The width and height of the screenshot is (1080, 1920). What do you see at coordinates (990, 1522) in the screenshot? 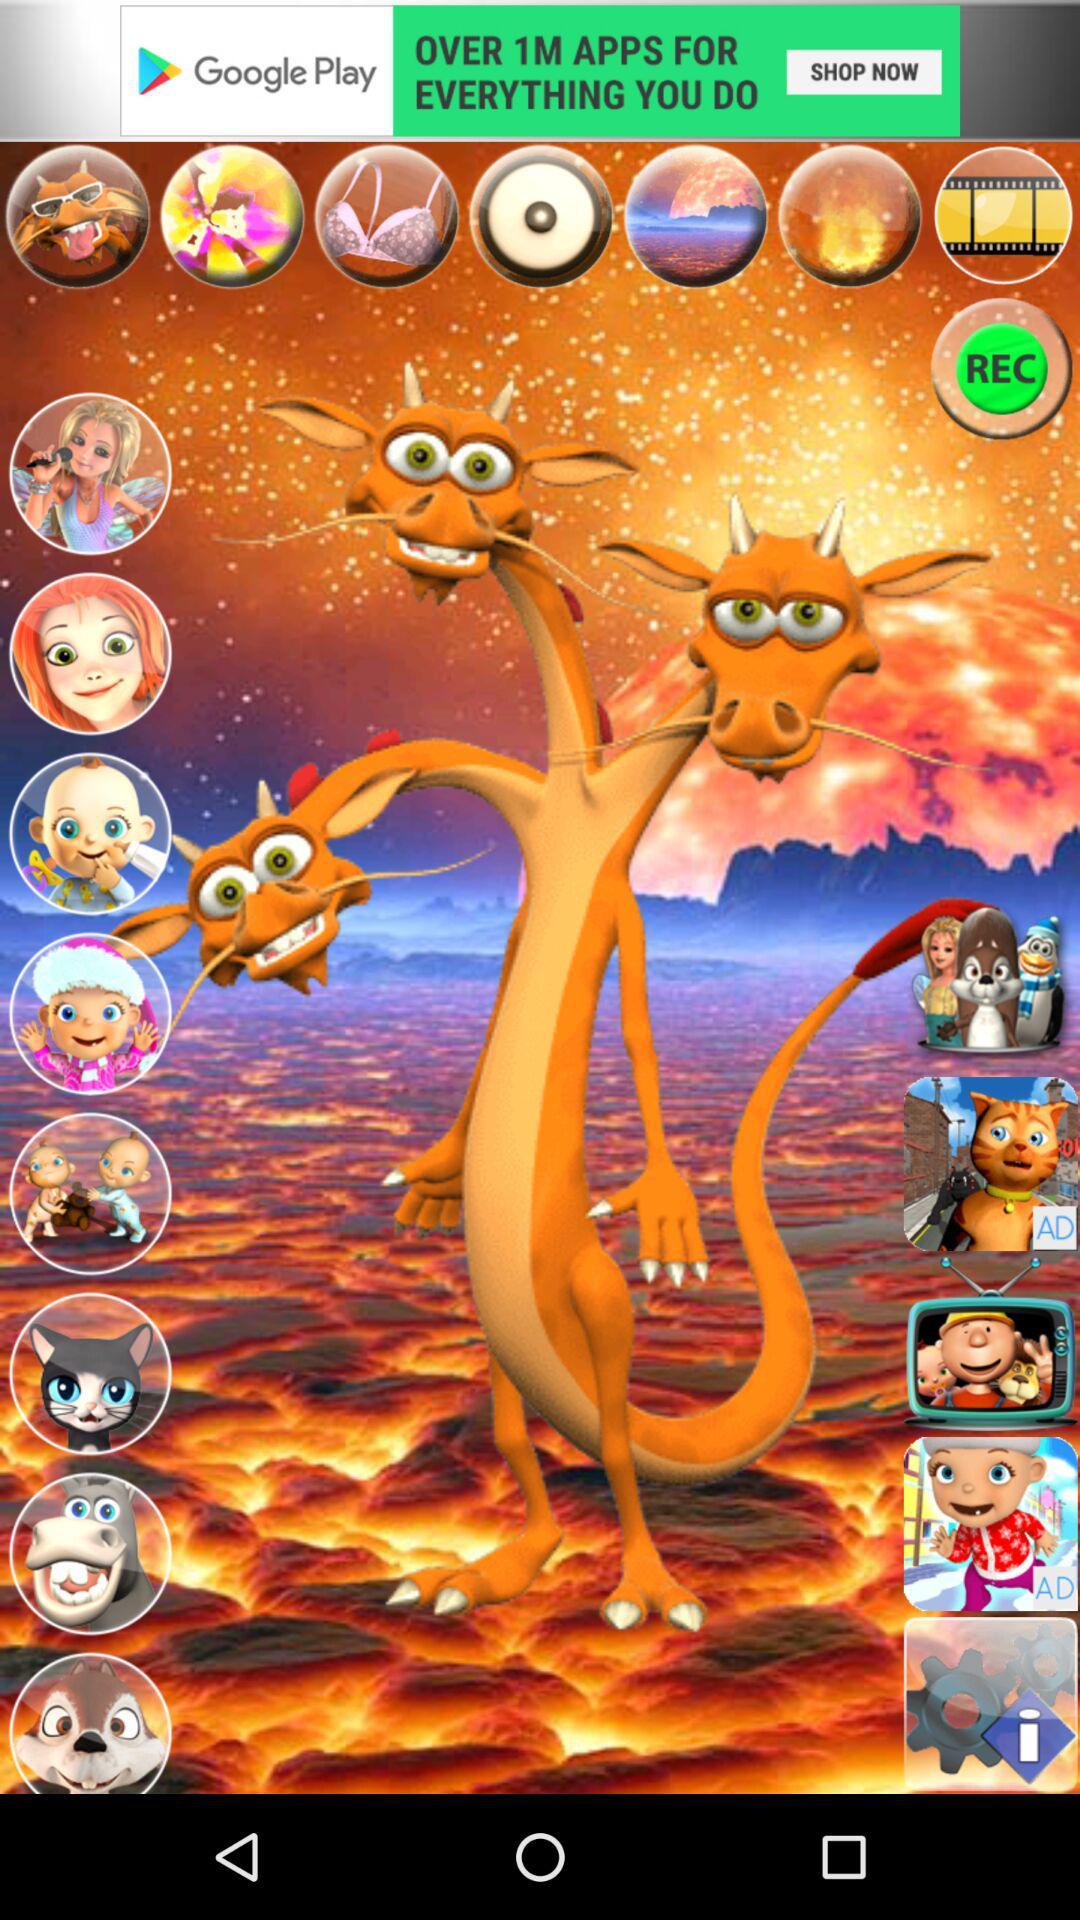
I see `game` at bounding box center [990, 1522].